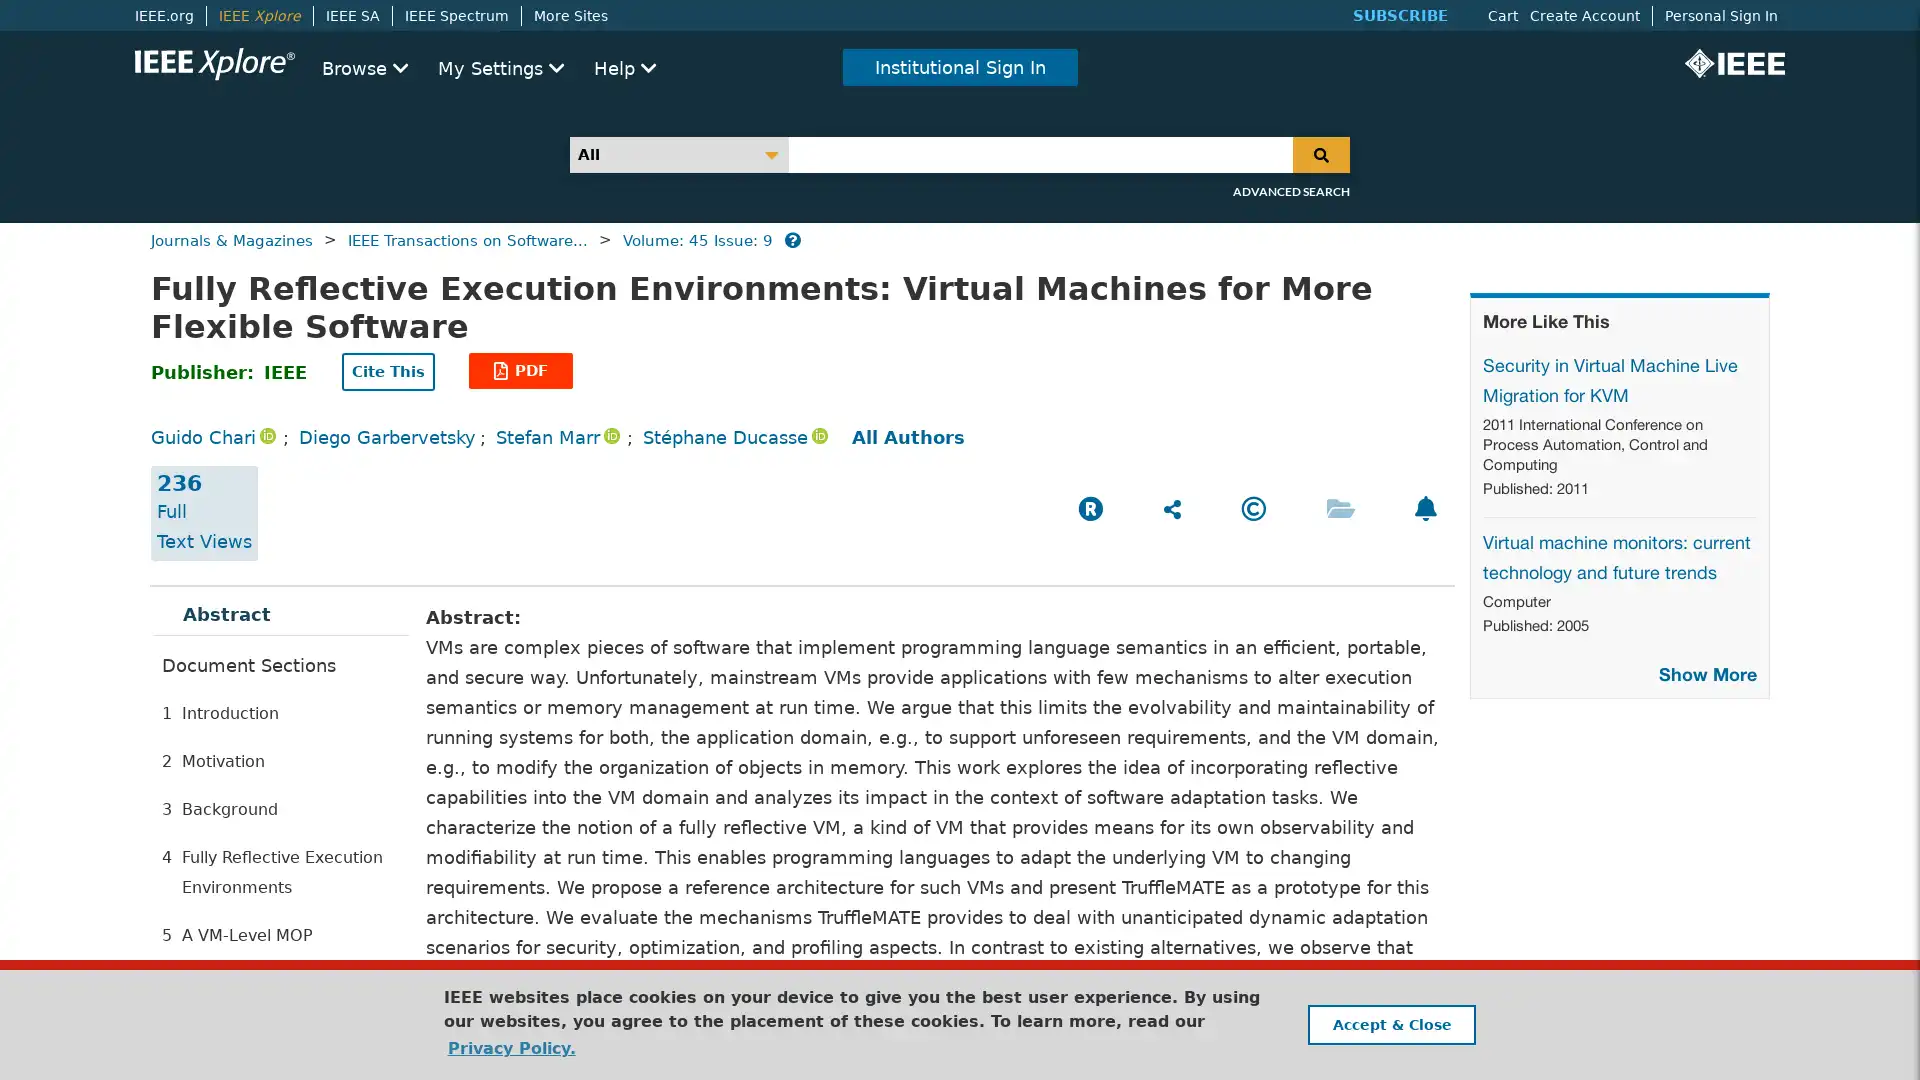 This screenshot has height=1080, width=1920. What do you see at coordinates (1321, 153) in the screenshot?
I see `Search` at bounding box center [1321, 153].